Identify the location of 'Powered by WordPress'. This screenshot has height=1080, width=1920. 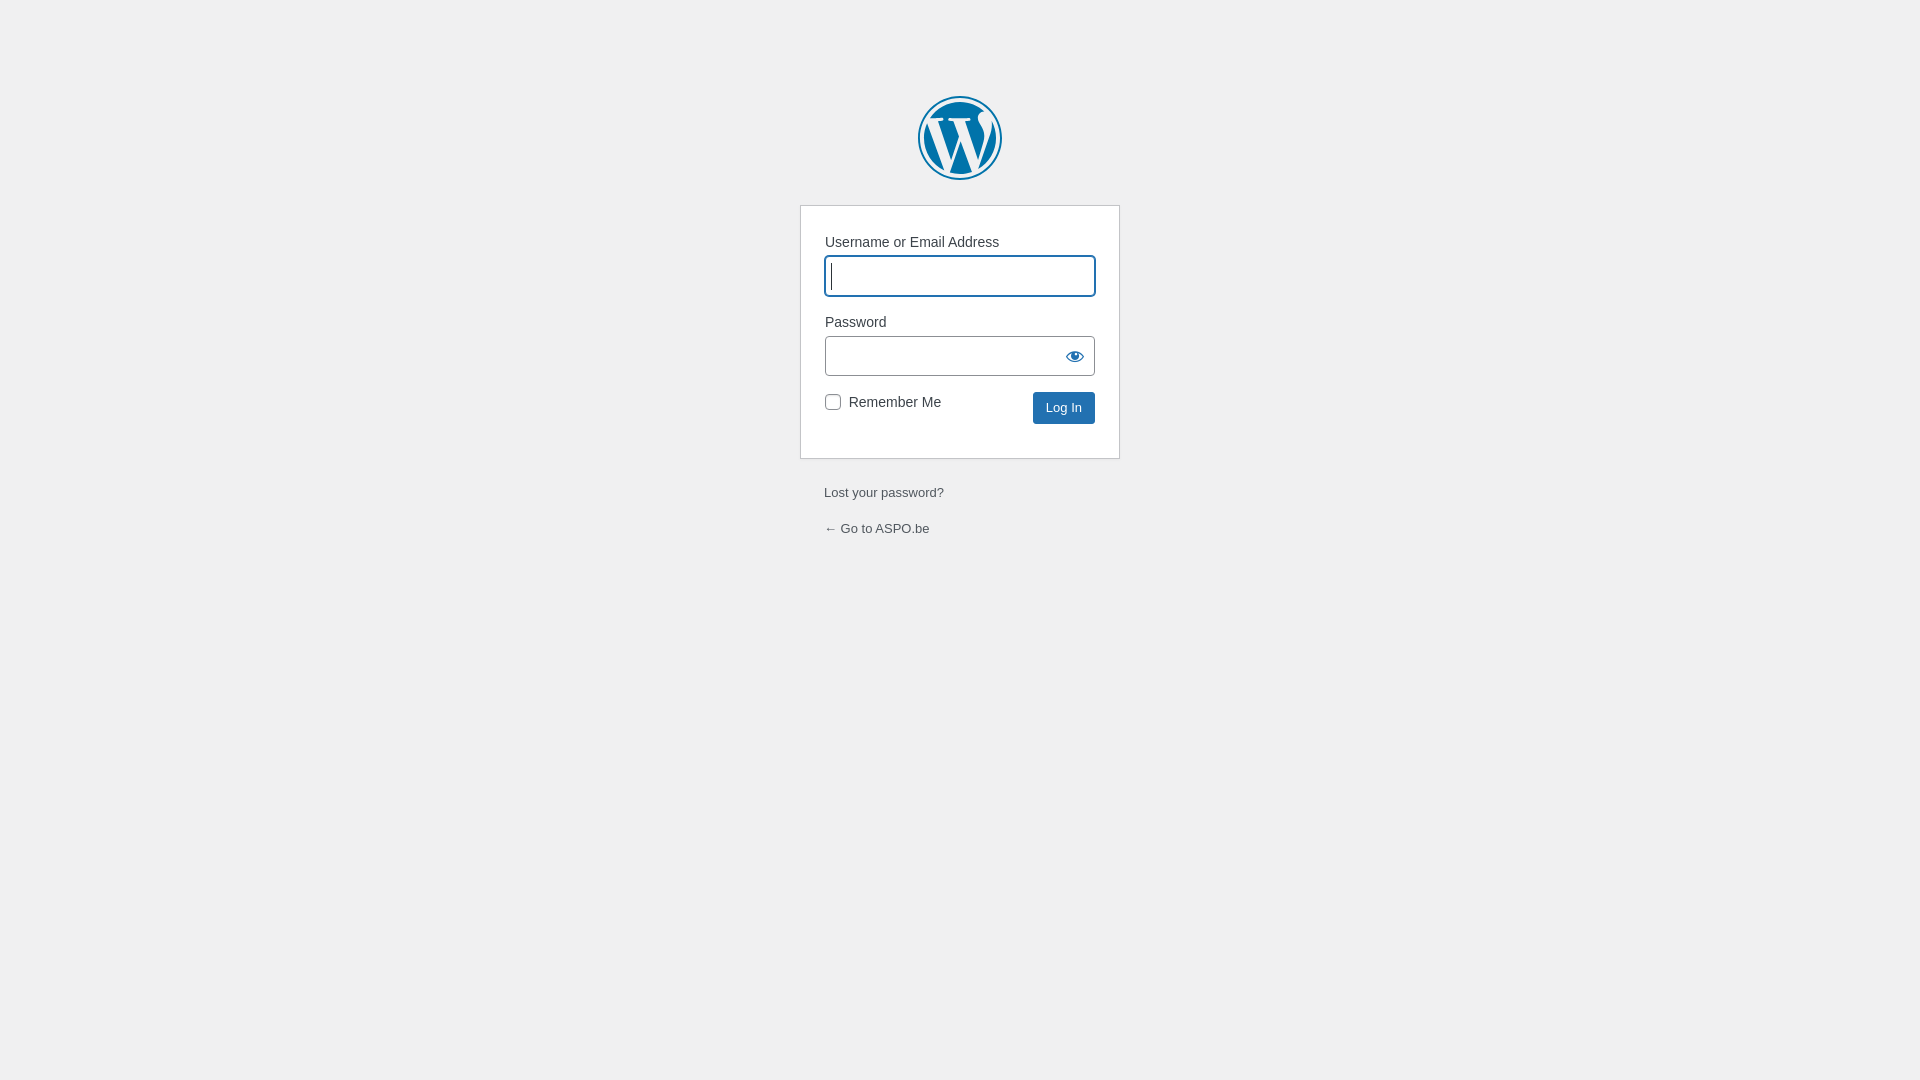
(960, 137).